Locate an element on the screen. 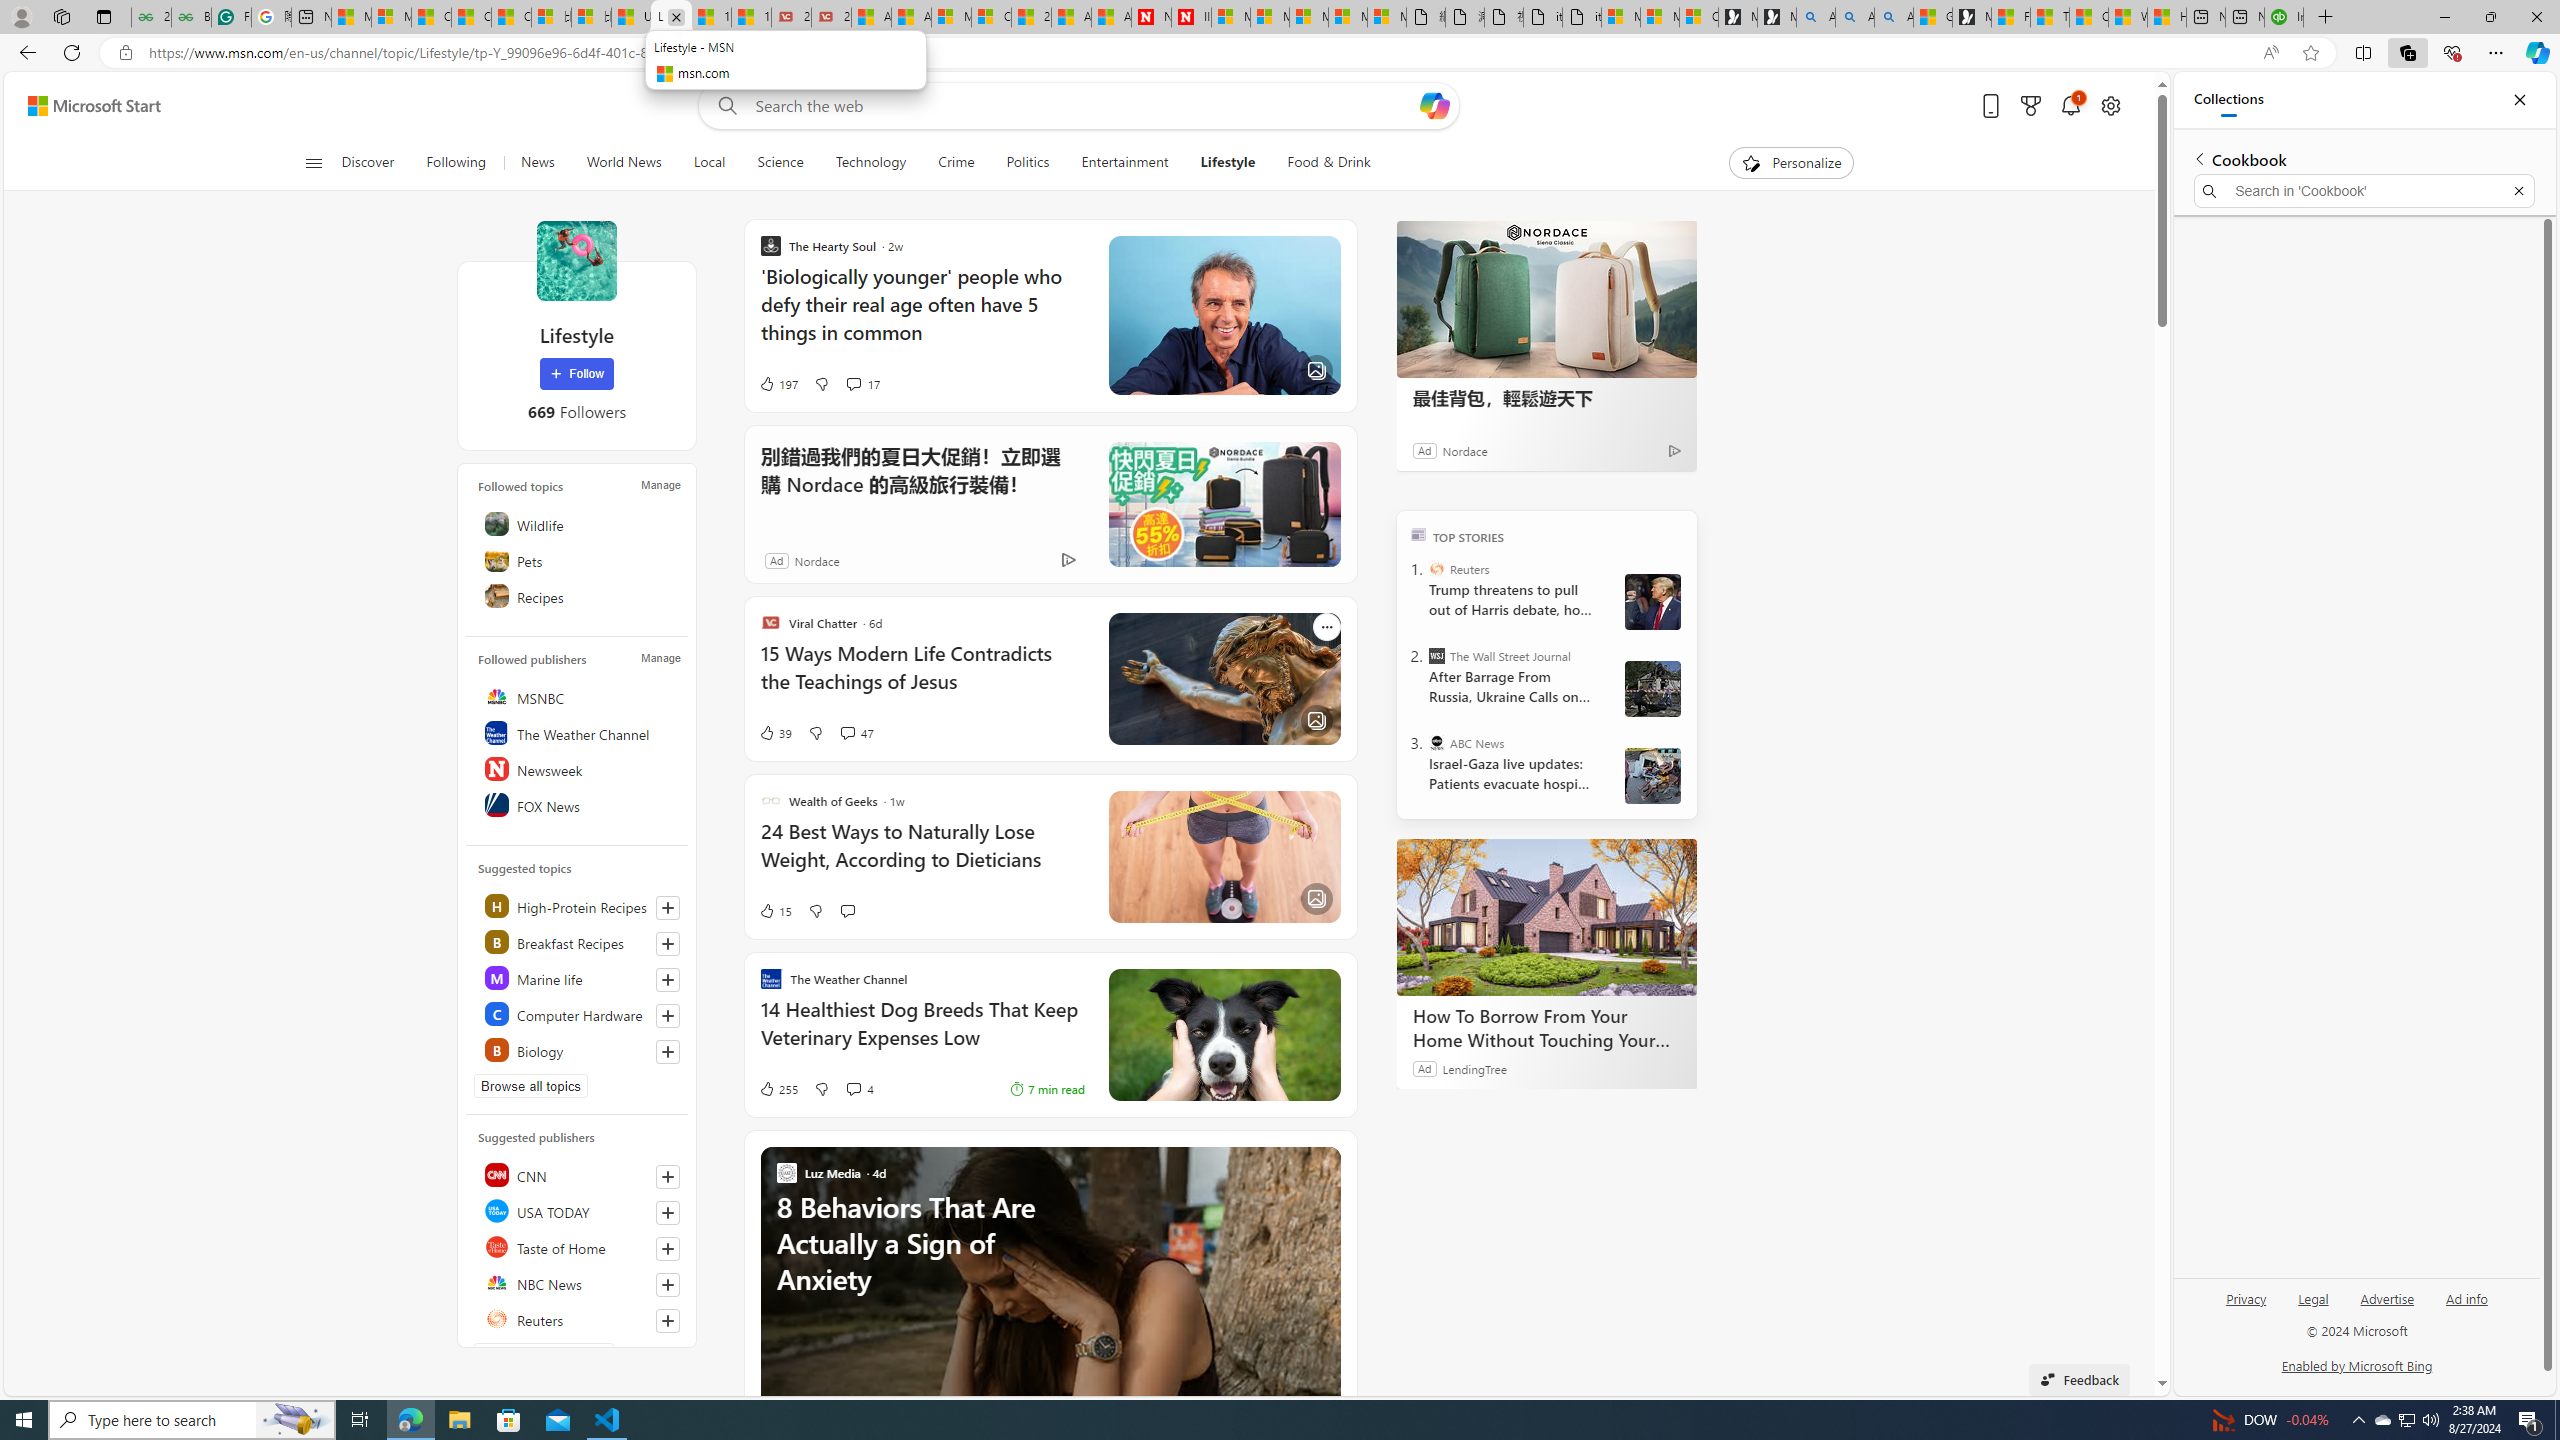 This screenshot has height=1440, width=2560. 'Newsweek - News, Analysis, Politics, Business, Technology' is located at coordinates (1151, 16).